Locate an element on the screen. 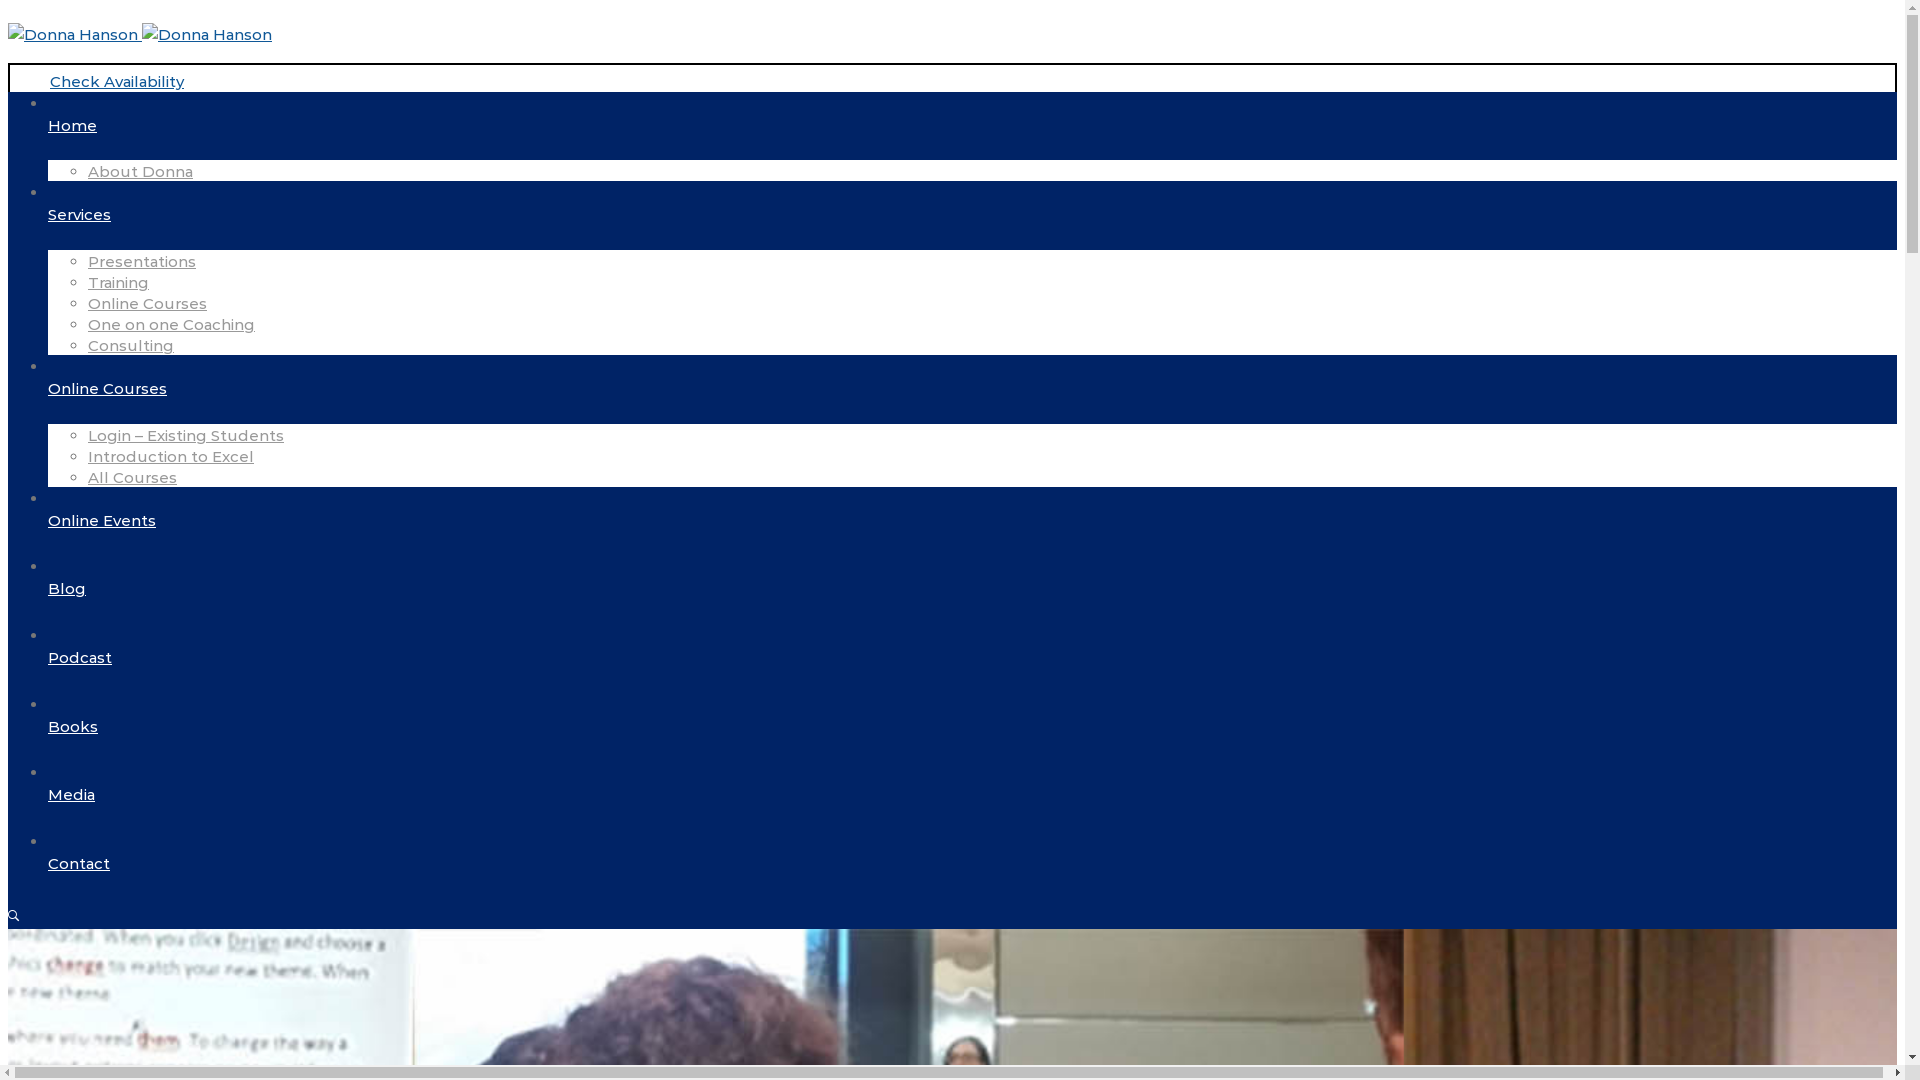 The height and width of the screenshot is (1080, 1920). 'Training' is located at coordinates (86, 282).